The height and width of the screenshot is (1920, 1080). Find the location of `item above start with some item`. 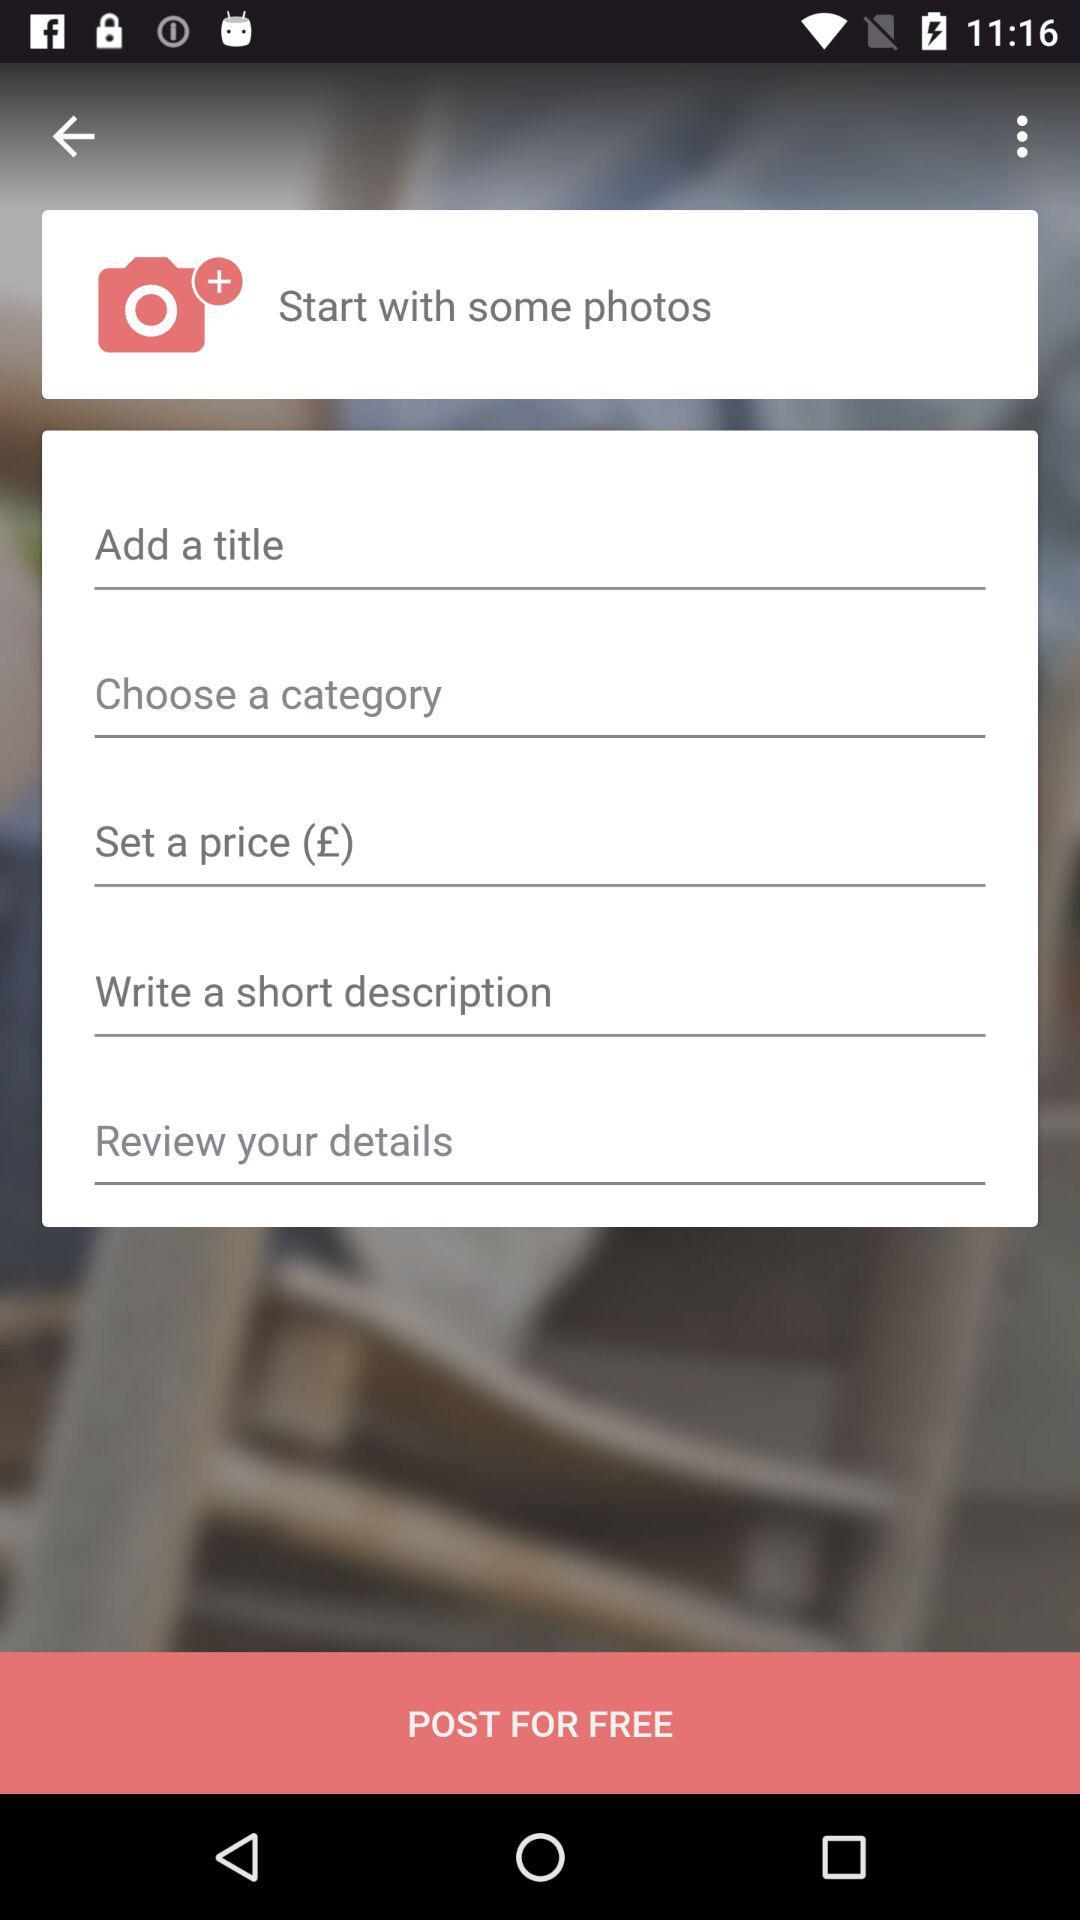

item above start with some item is located at coordinates (1027, 135).